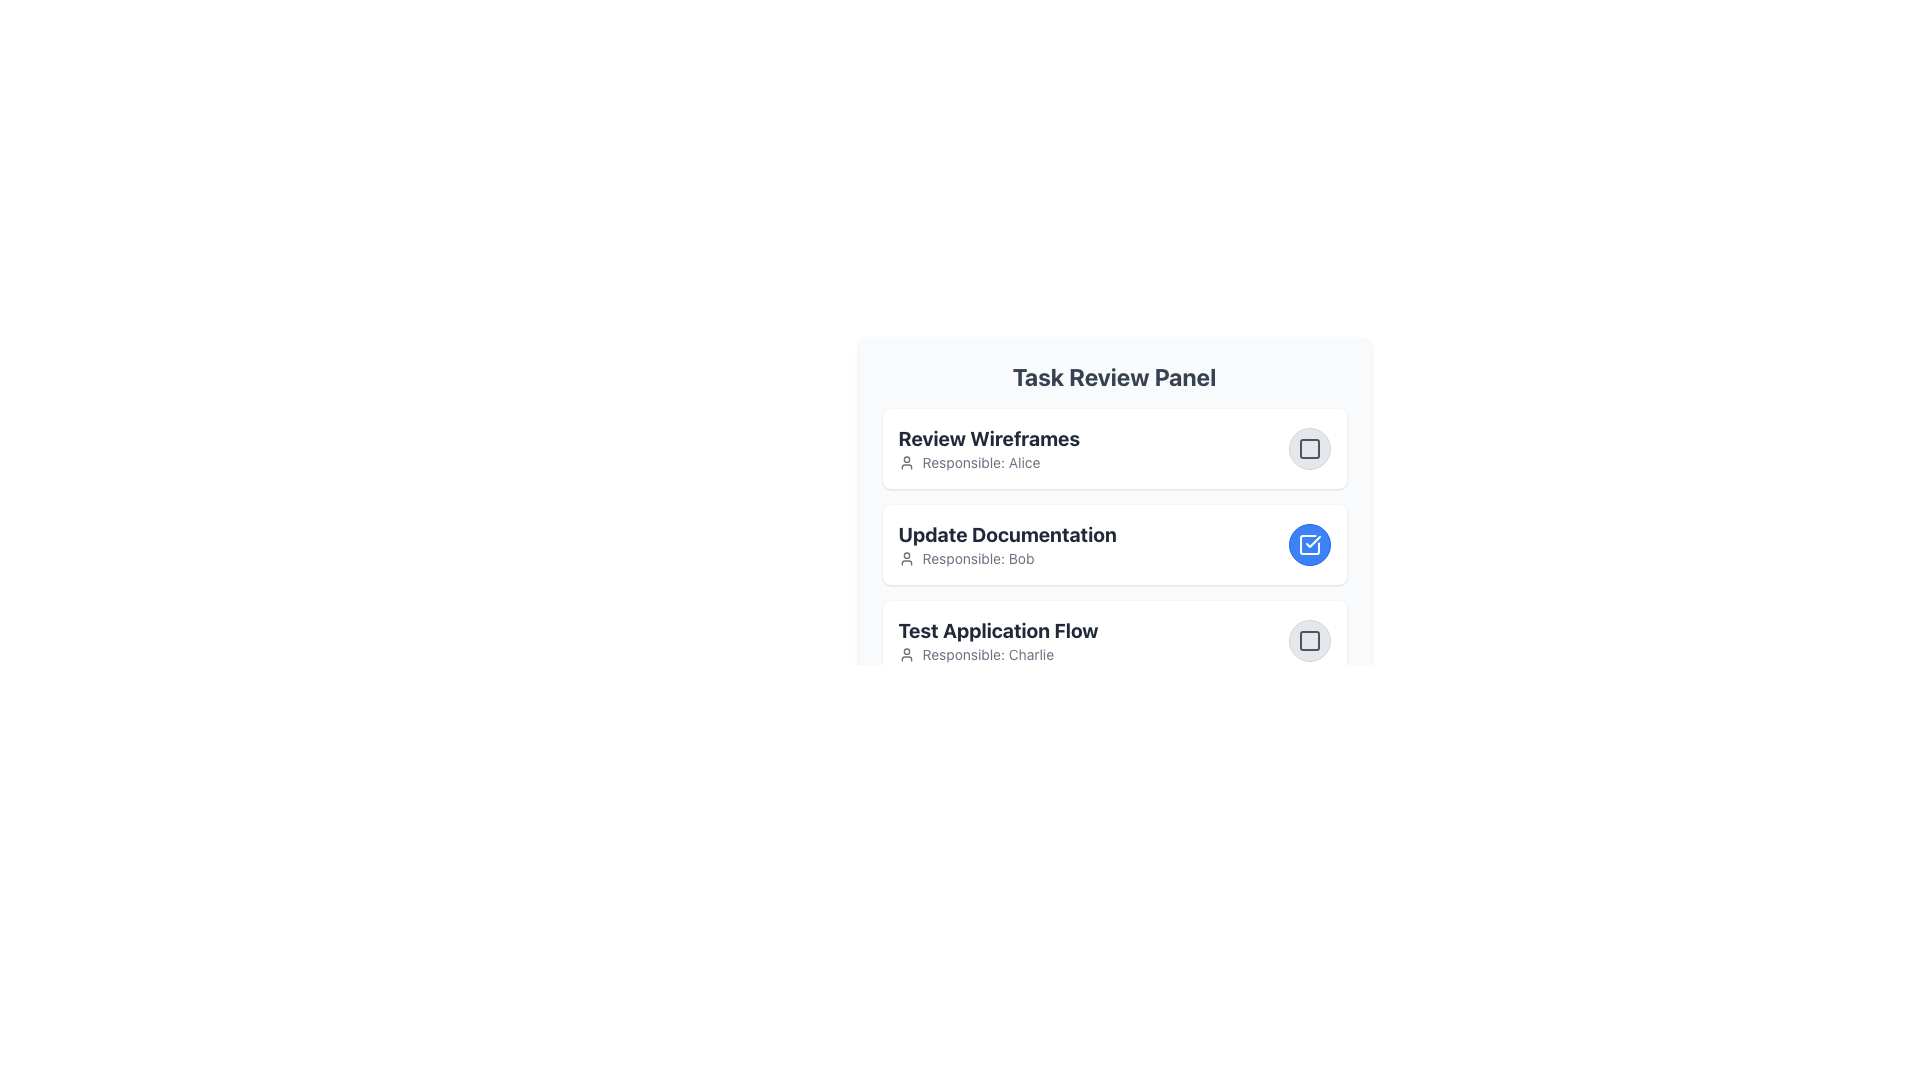 The height and width of the screenshot is (1080, 1920). Describe the element at coordinates (905, 655) in the screenshot. I see `the user icon representing the third entry in the 'Task Review Panel', adjacent to the text 'Responsible: Charlie'` at that location.